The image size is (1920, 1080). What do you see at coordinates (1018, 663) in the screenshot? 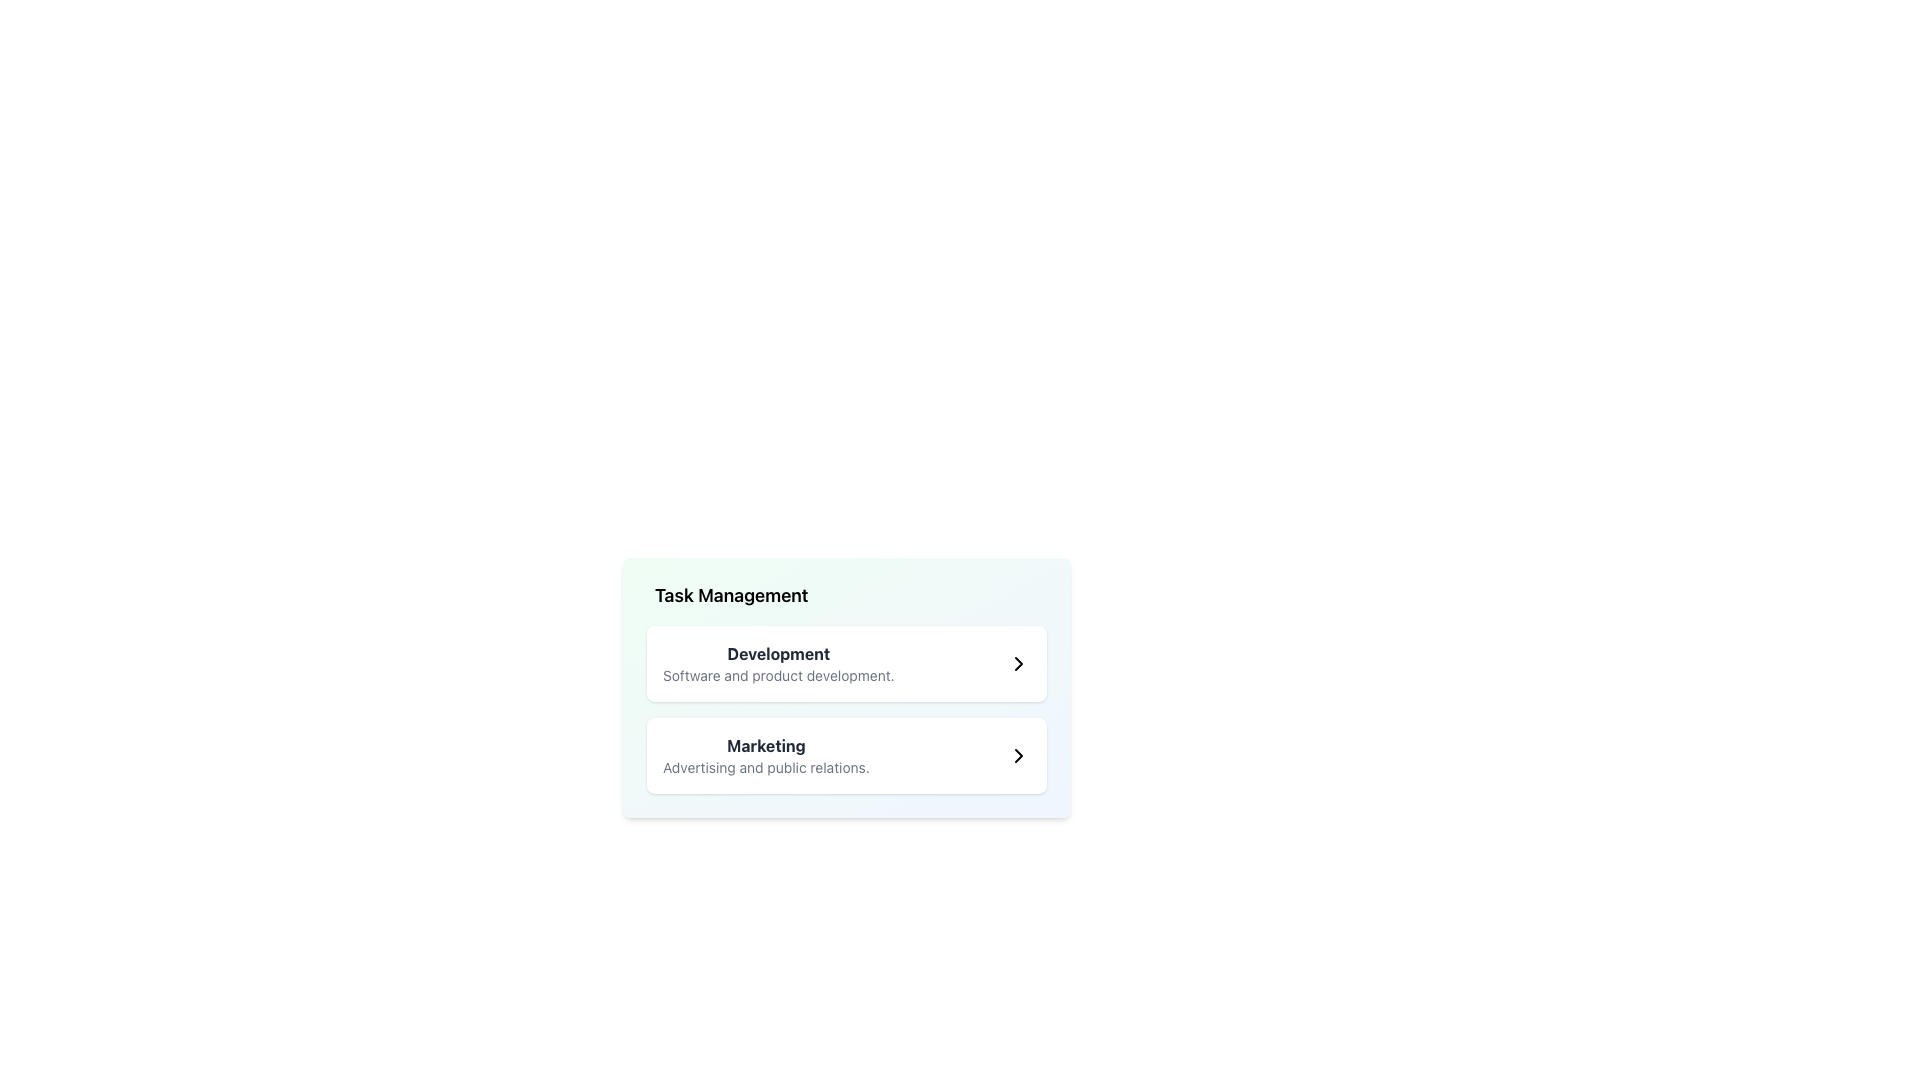
I see `the chevron icon located to the right side of the 'Development' list item` at bounding box center [1018, 663].